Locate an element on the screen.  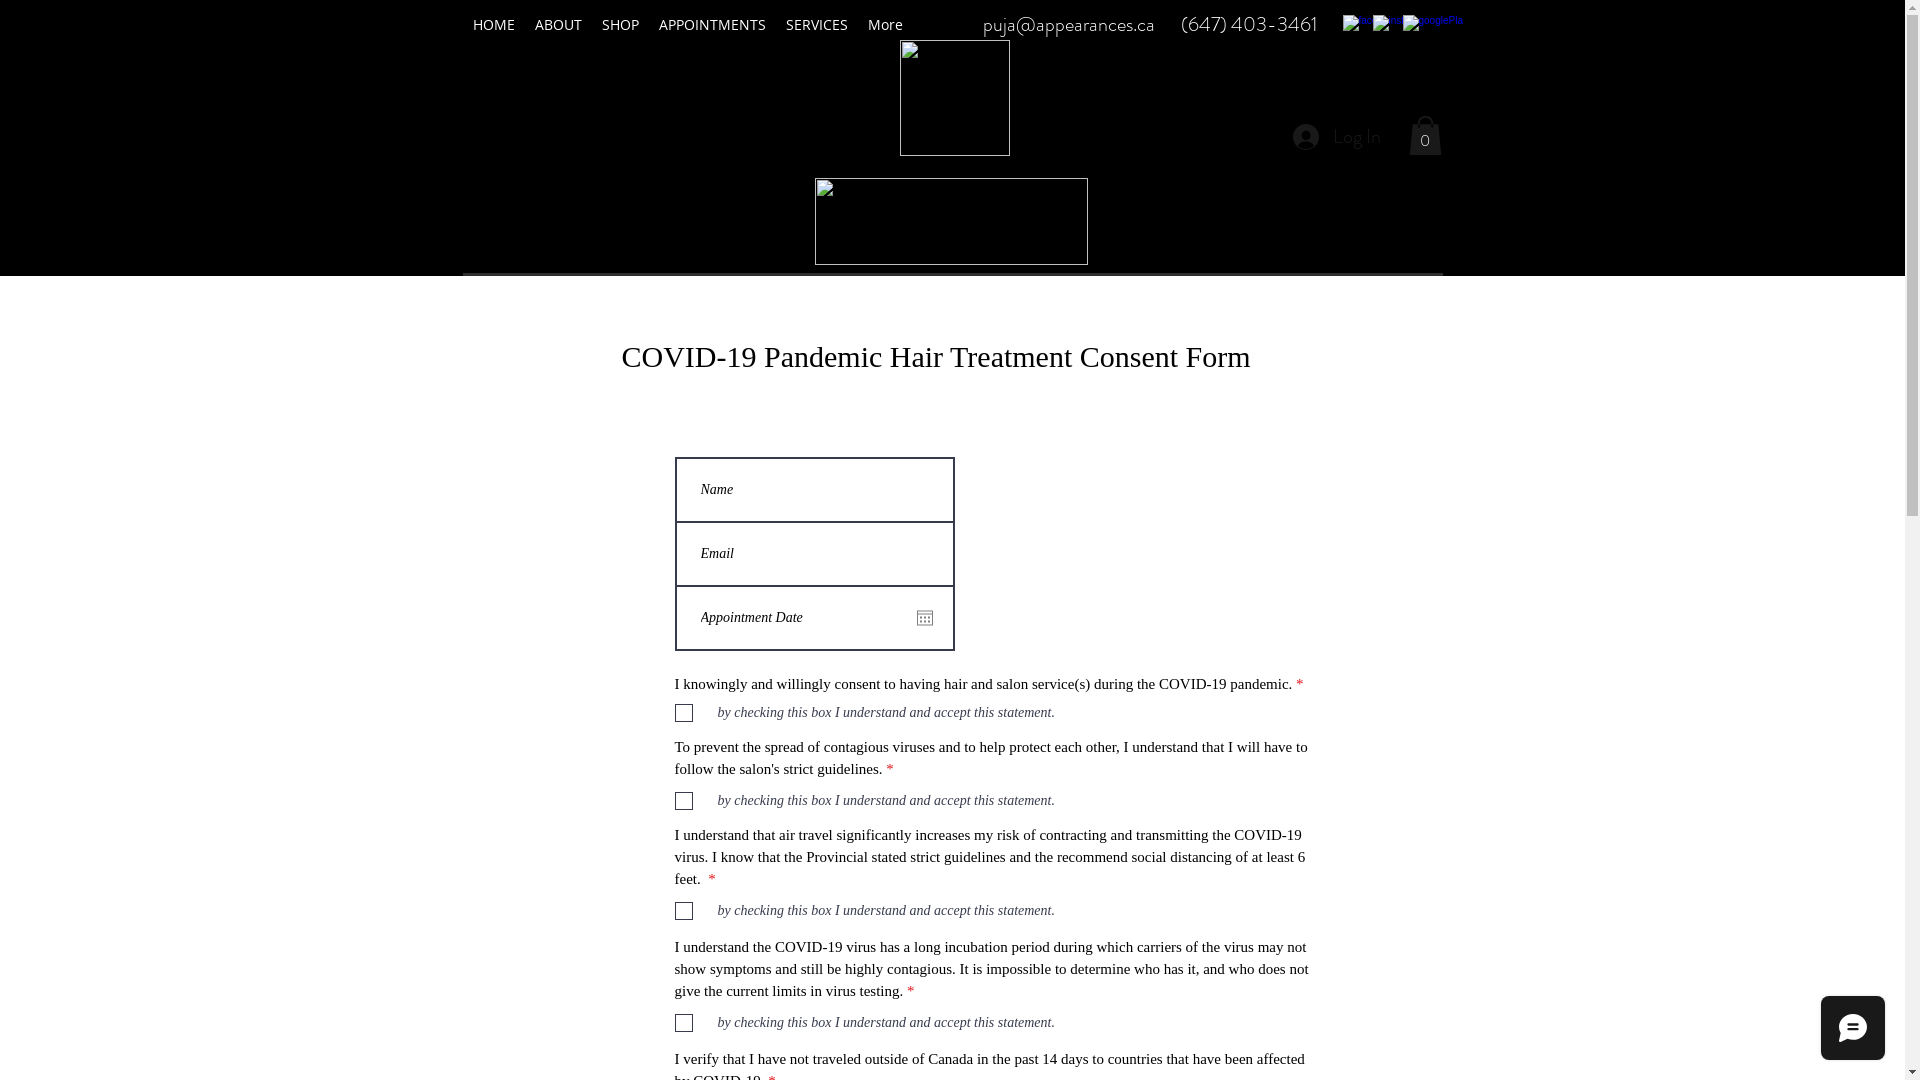
'puja@appearances.ca' is located at coordinates (1067, 24).